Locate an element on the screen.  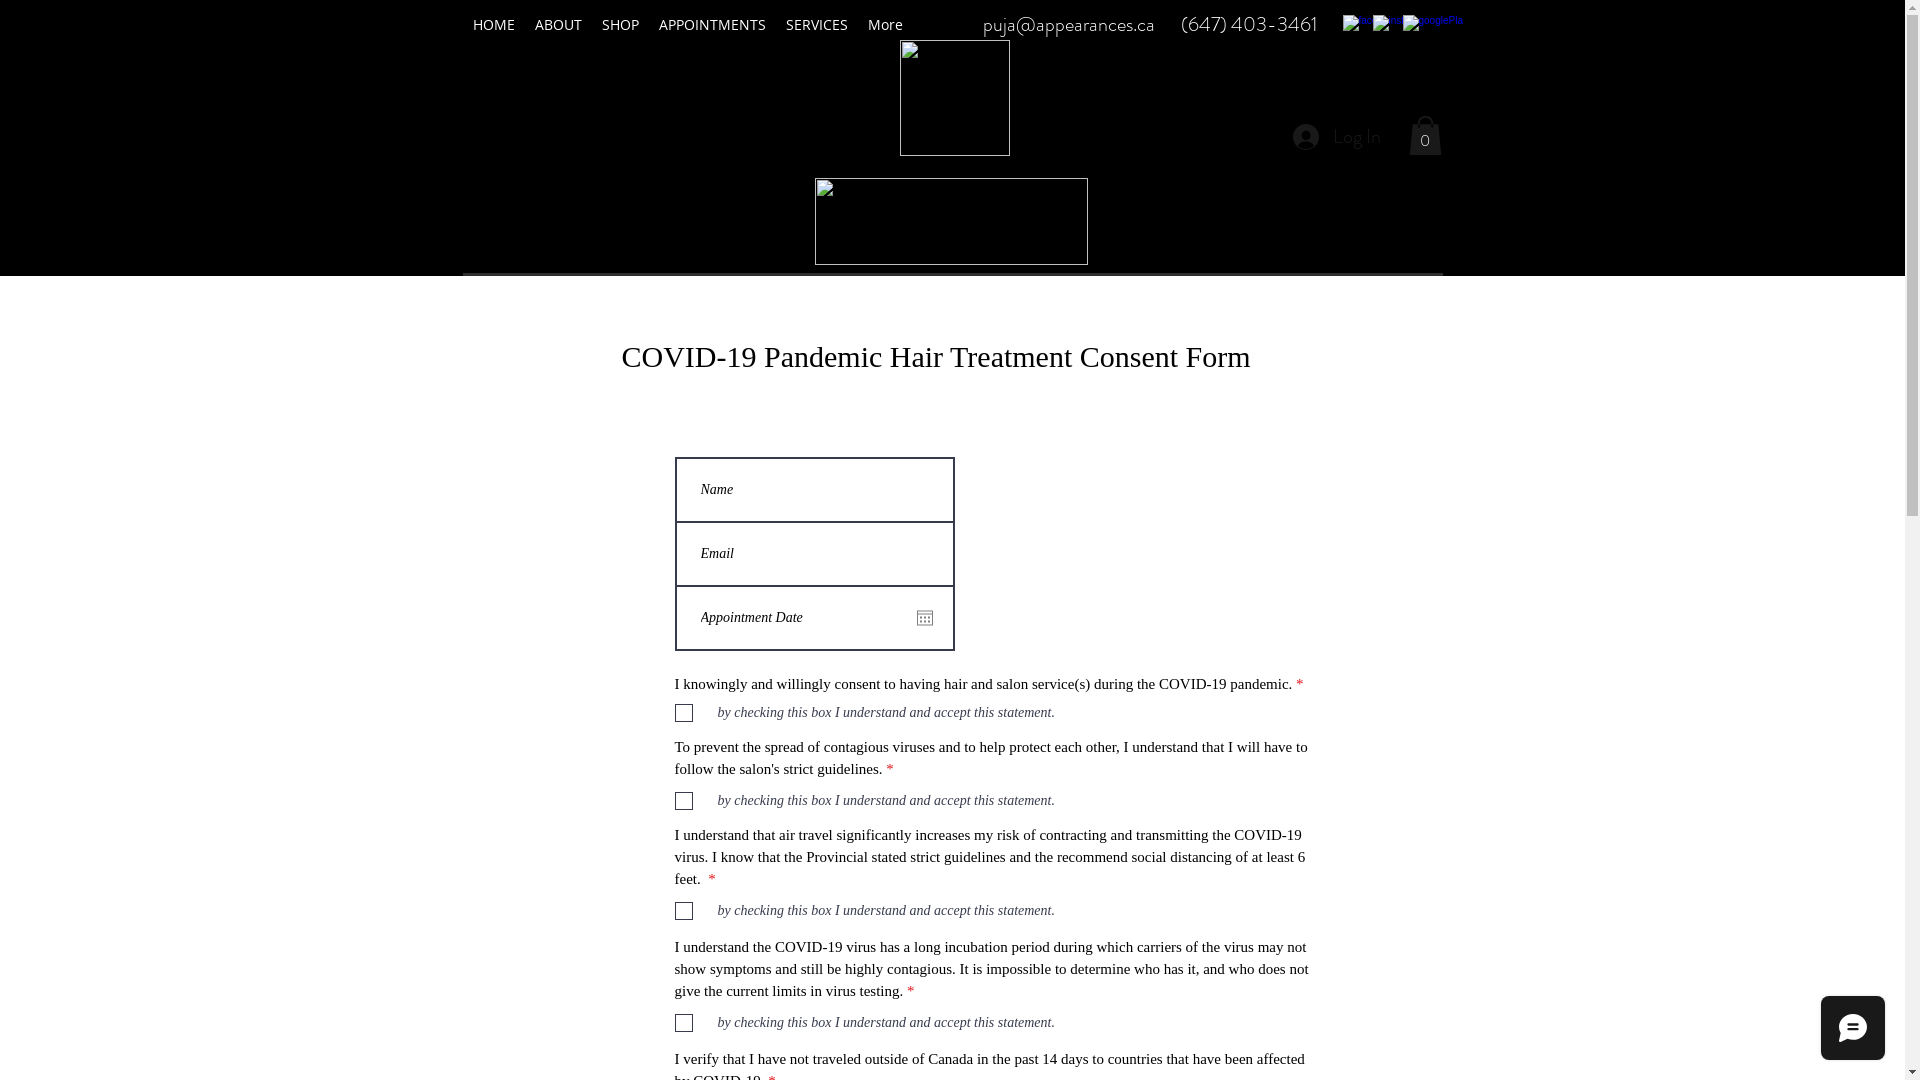
'puja@appearances.ca' is located at coordinates (1067, 24).